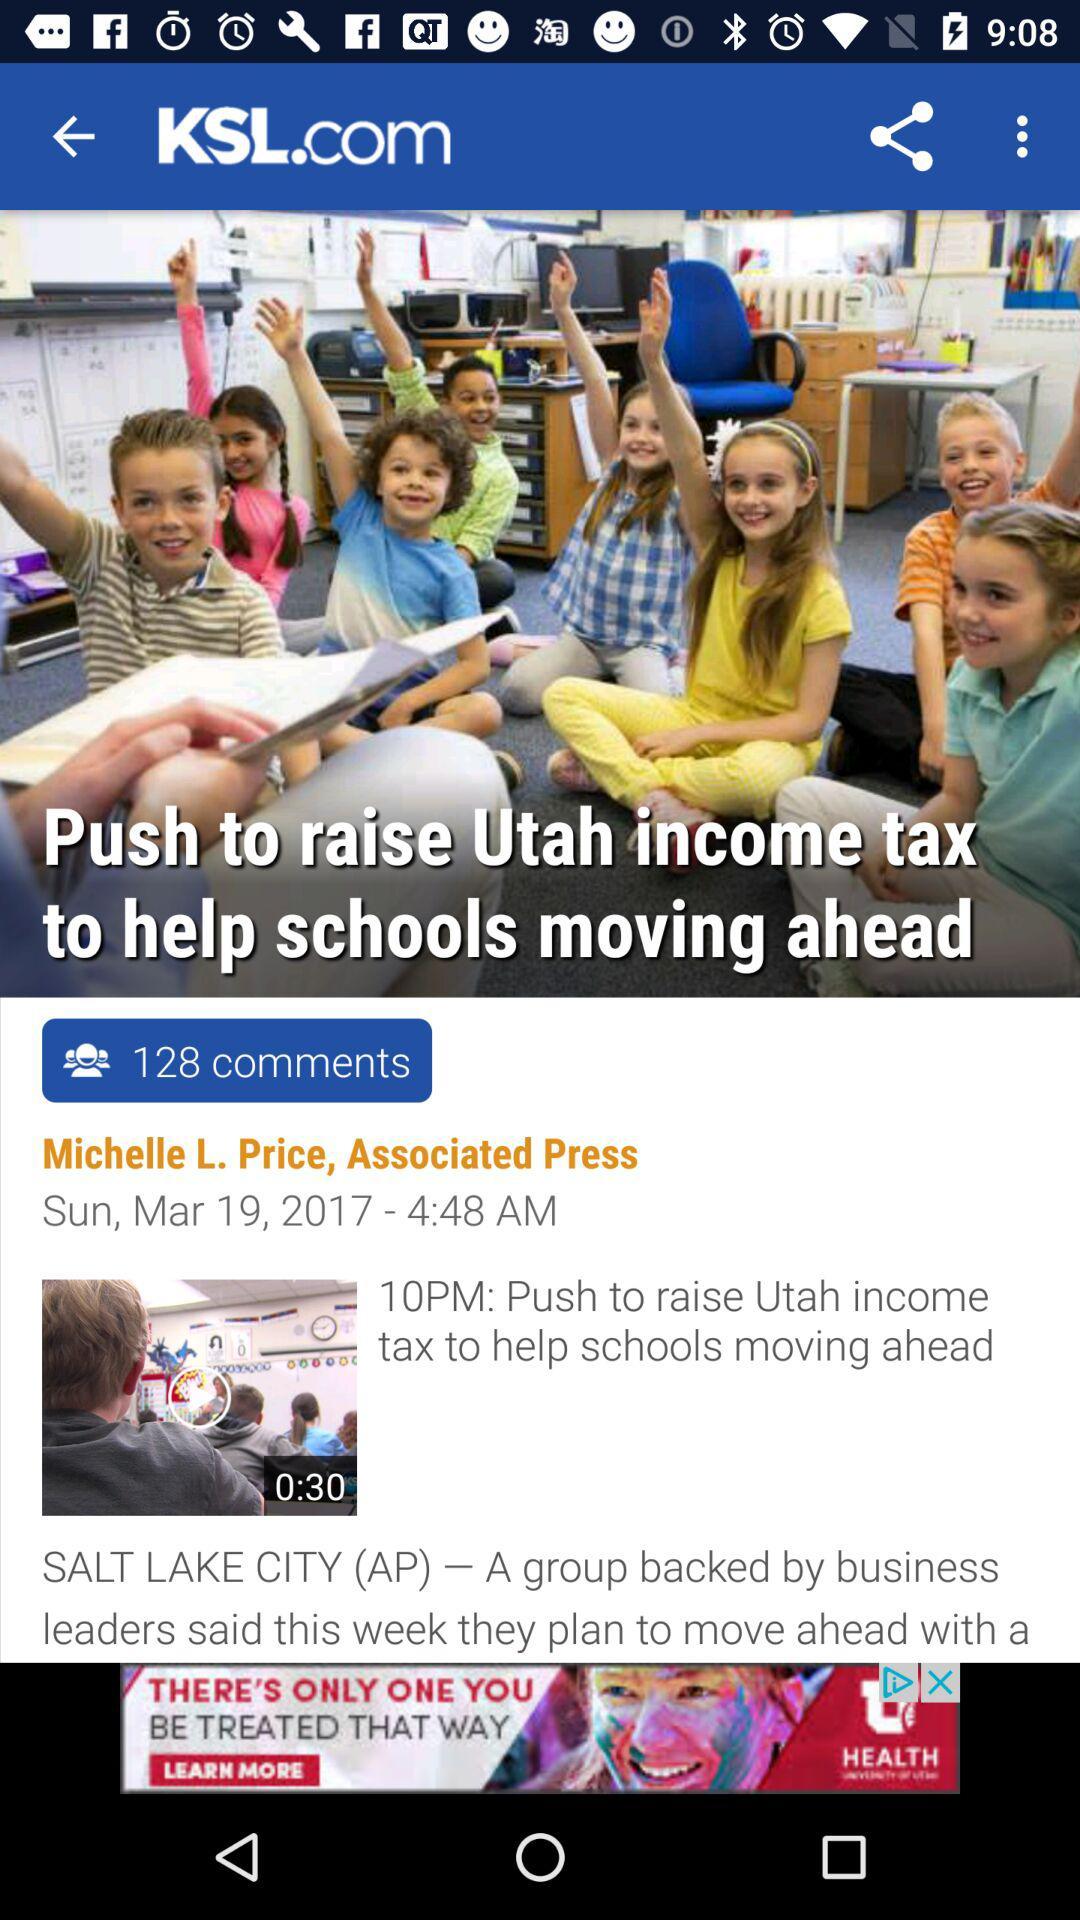  I want to click on advertisement, so click(540, 1727).